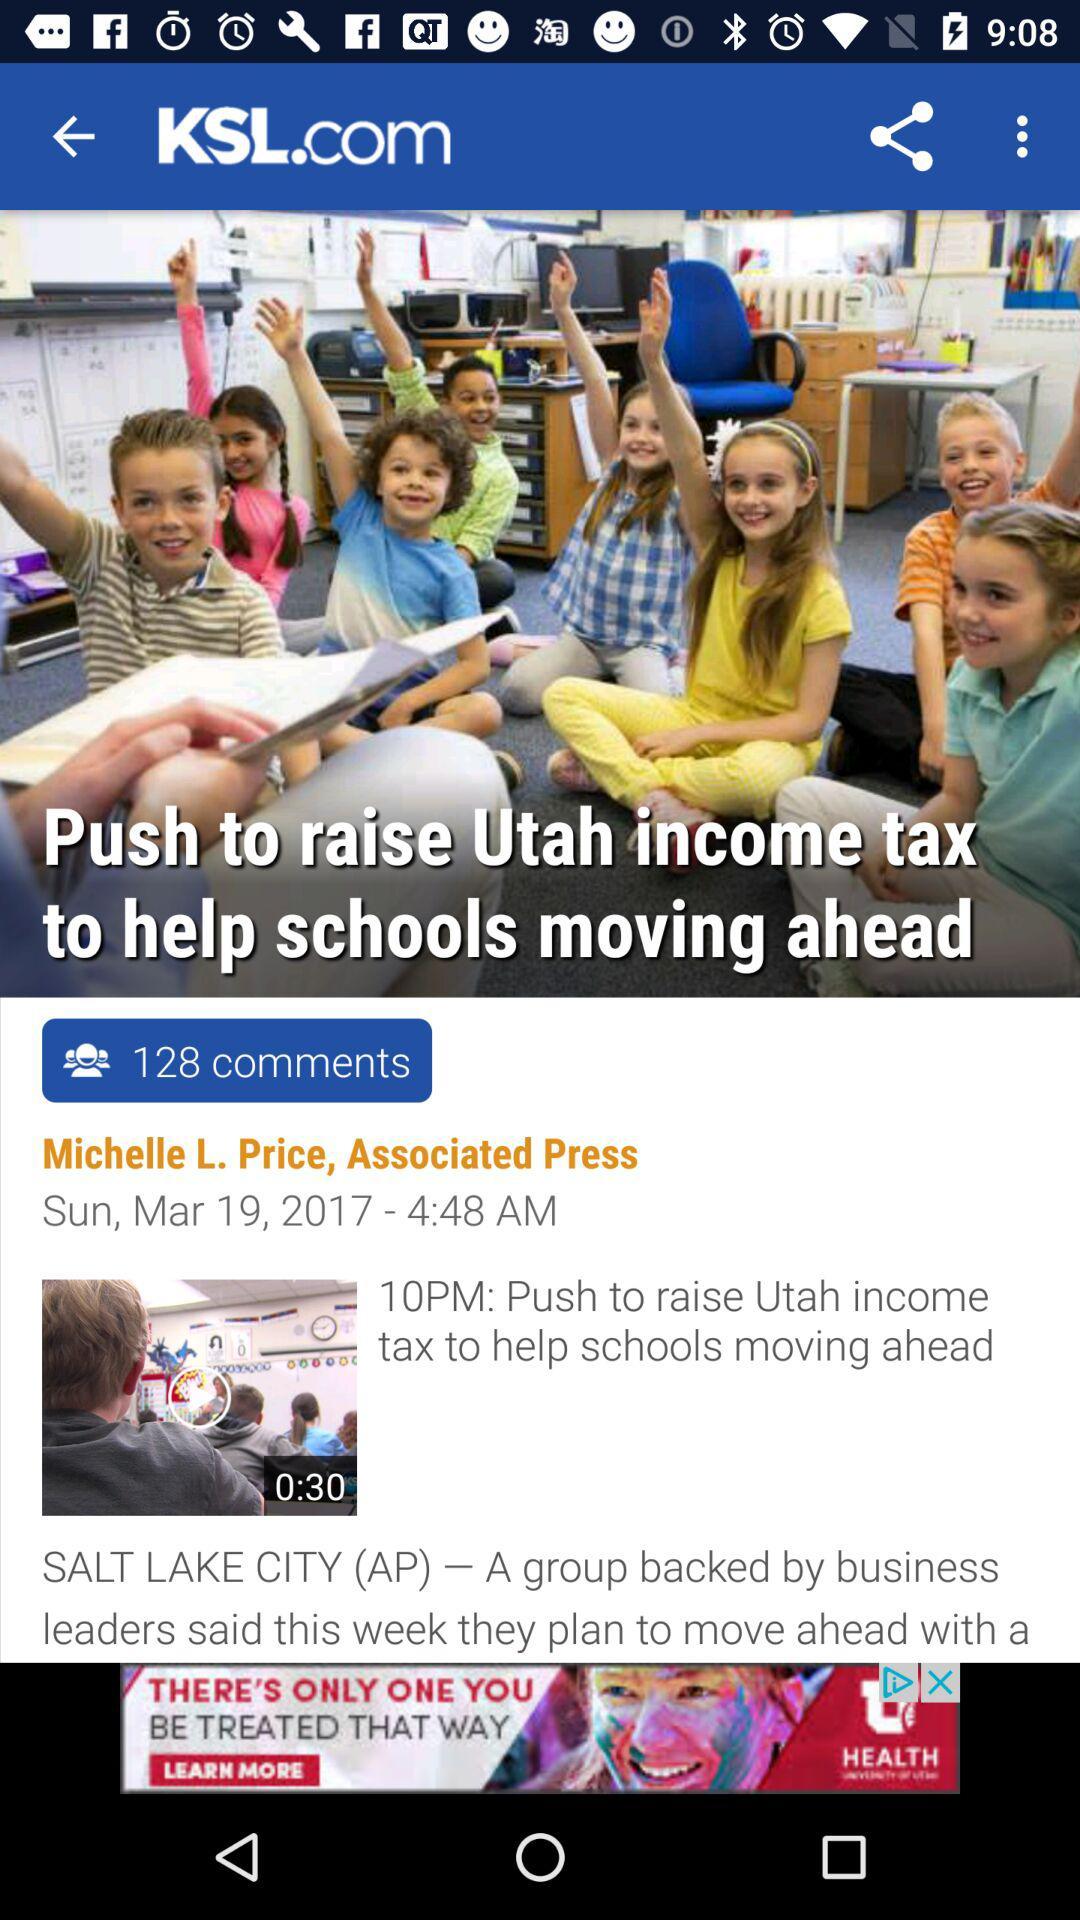  I want to click on advertisement, so click(540, 1727).